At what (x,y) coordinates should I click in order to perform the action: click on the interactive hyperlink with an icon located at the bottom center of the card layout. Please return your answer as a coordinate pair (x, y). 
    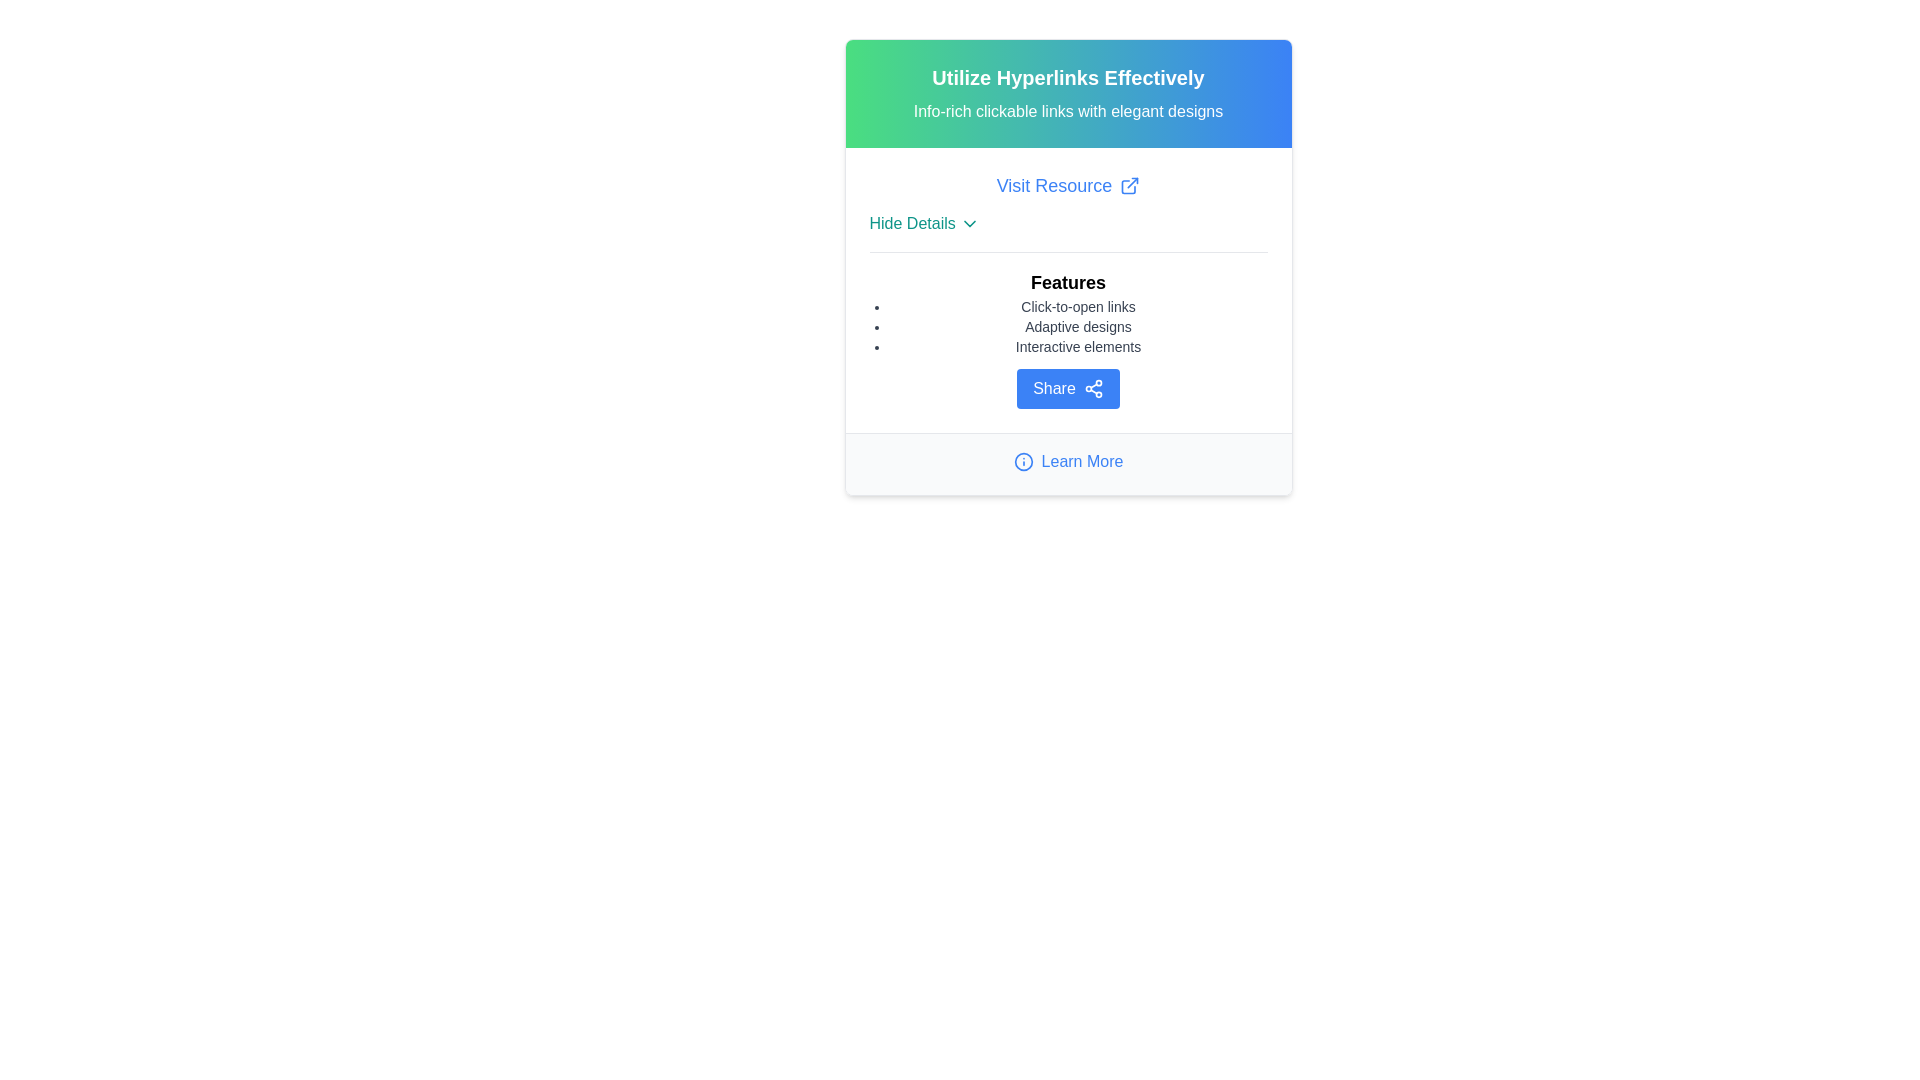
    Looking at the image, I should click on (1067, 463).